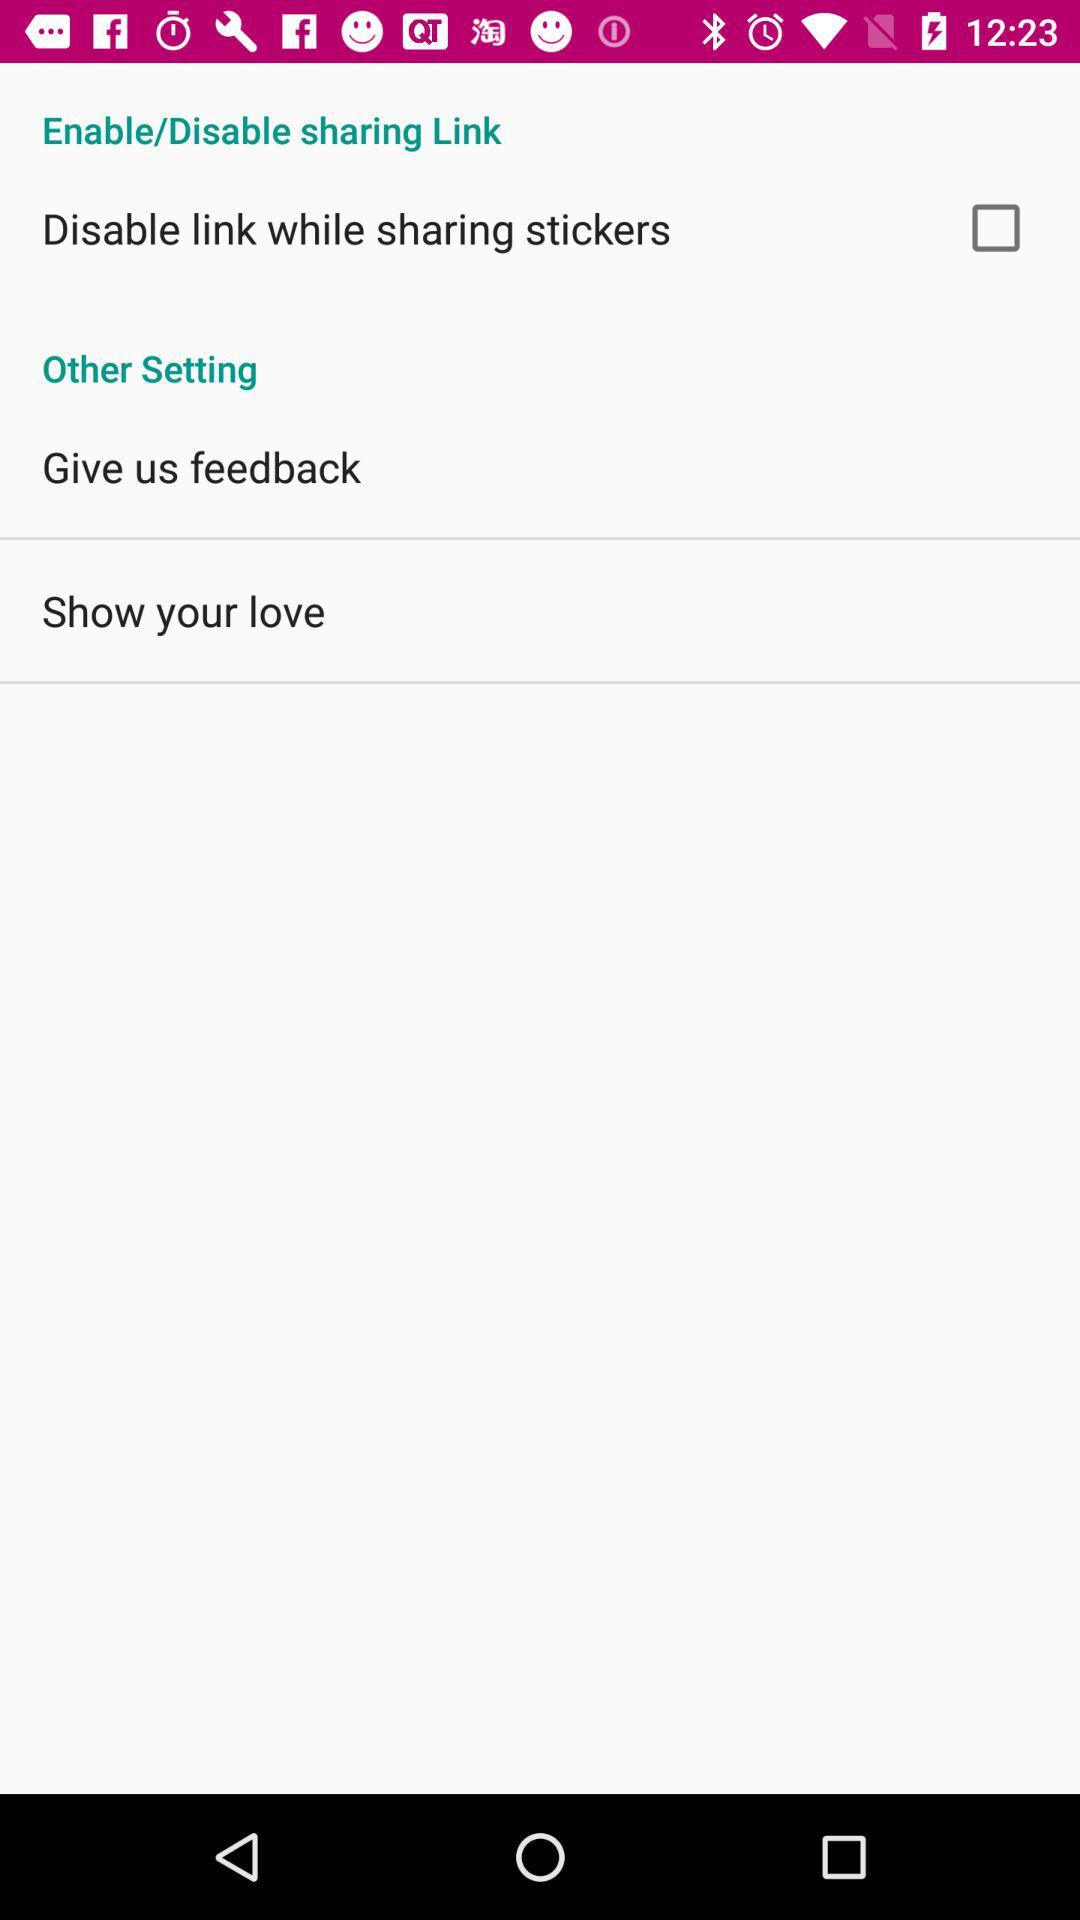  What do you see at coordinates (201, 465) in the screenshot?
I see `the give us feedback app` at bounding box center [201, 465].